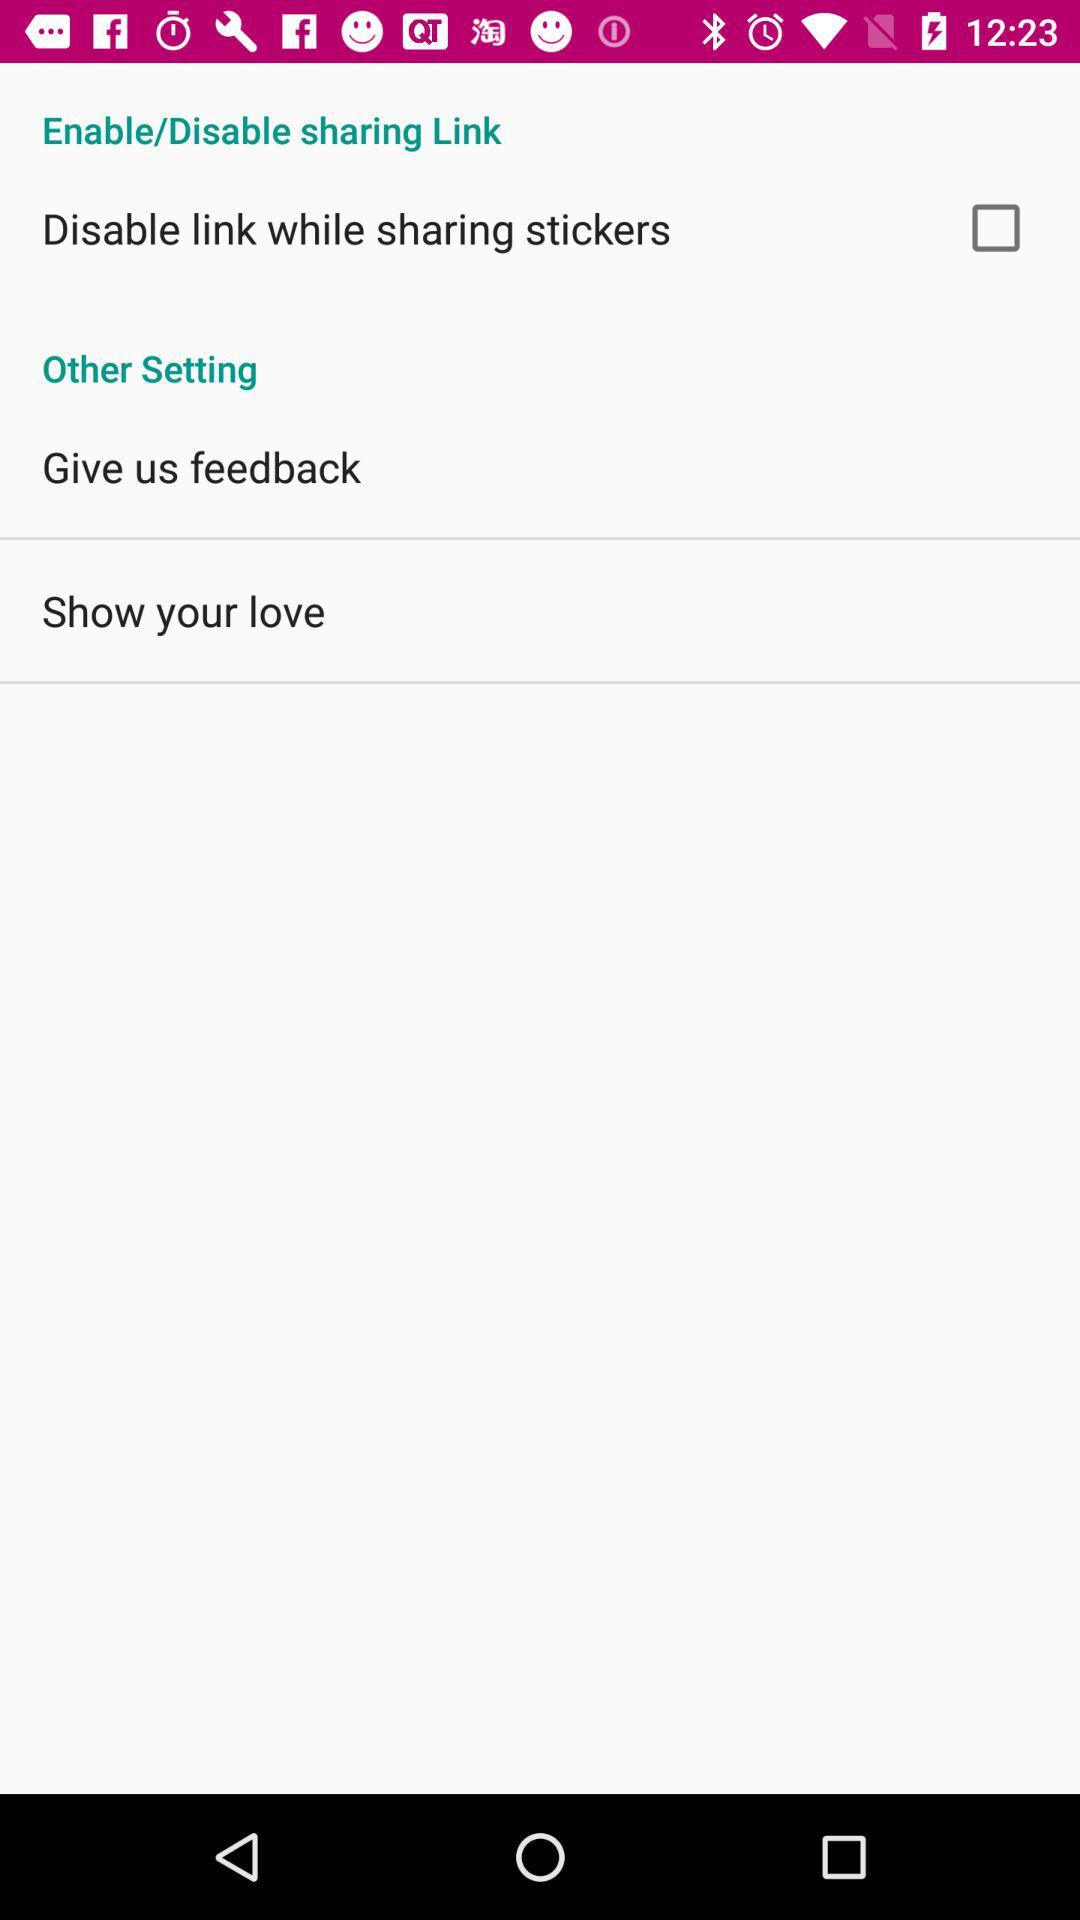  What do you see at coordinates (201, 465) in the screenshot?
I see `the give us feedback app` at bounding box center [201, 465].